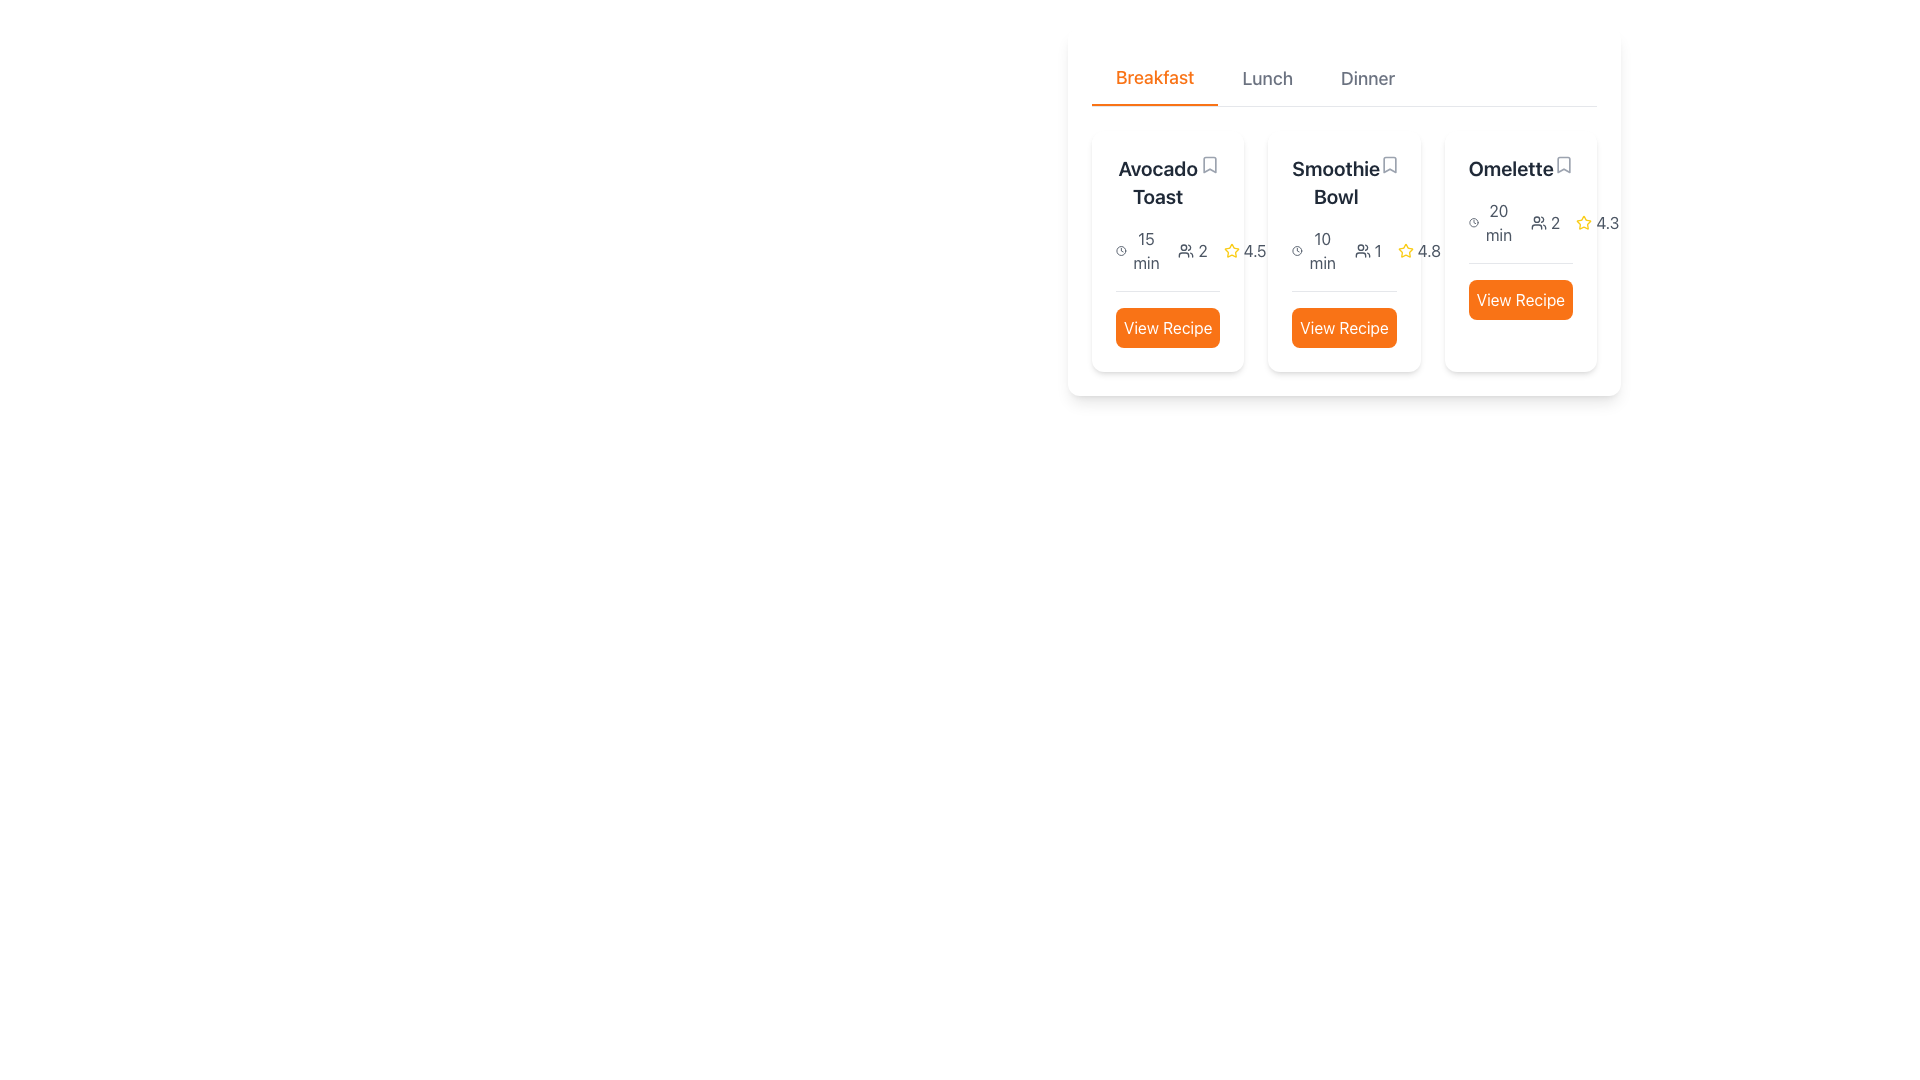 The height and width of the screenshot is (1080, 1920). What do you see at coordinates (1596, 223) in the screenshot?
I see `the rating display component for the 'Omelette' dish, which shows its numerical rating and visual star indicator, located at the right side of the third card titled 'Omelette'` at bounding box center [1596, 223].